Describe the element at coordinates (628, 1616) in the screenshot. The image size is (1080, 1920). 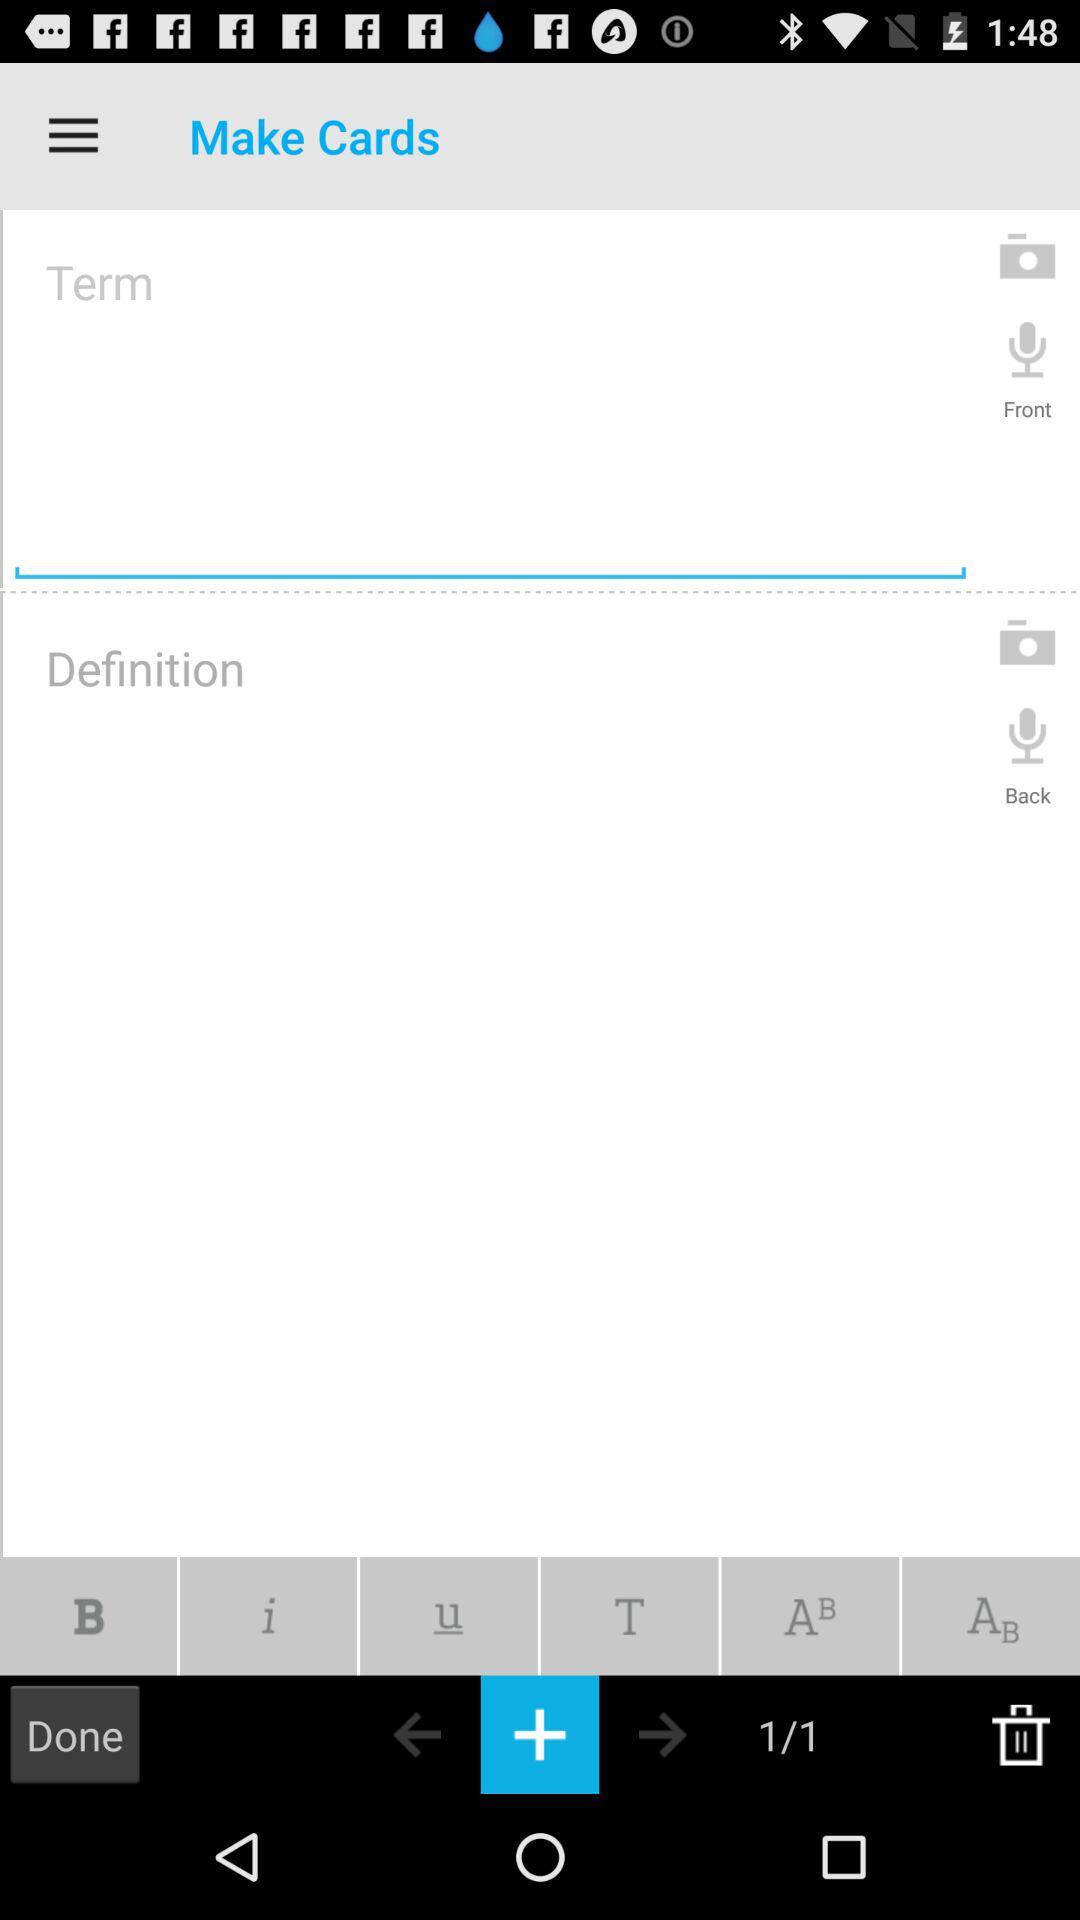
I see `text` at that location.